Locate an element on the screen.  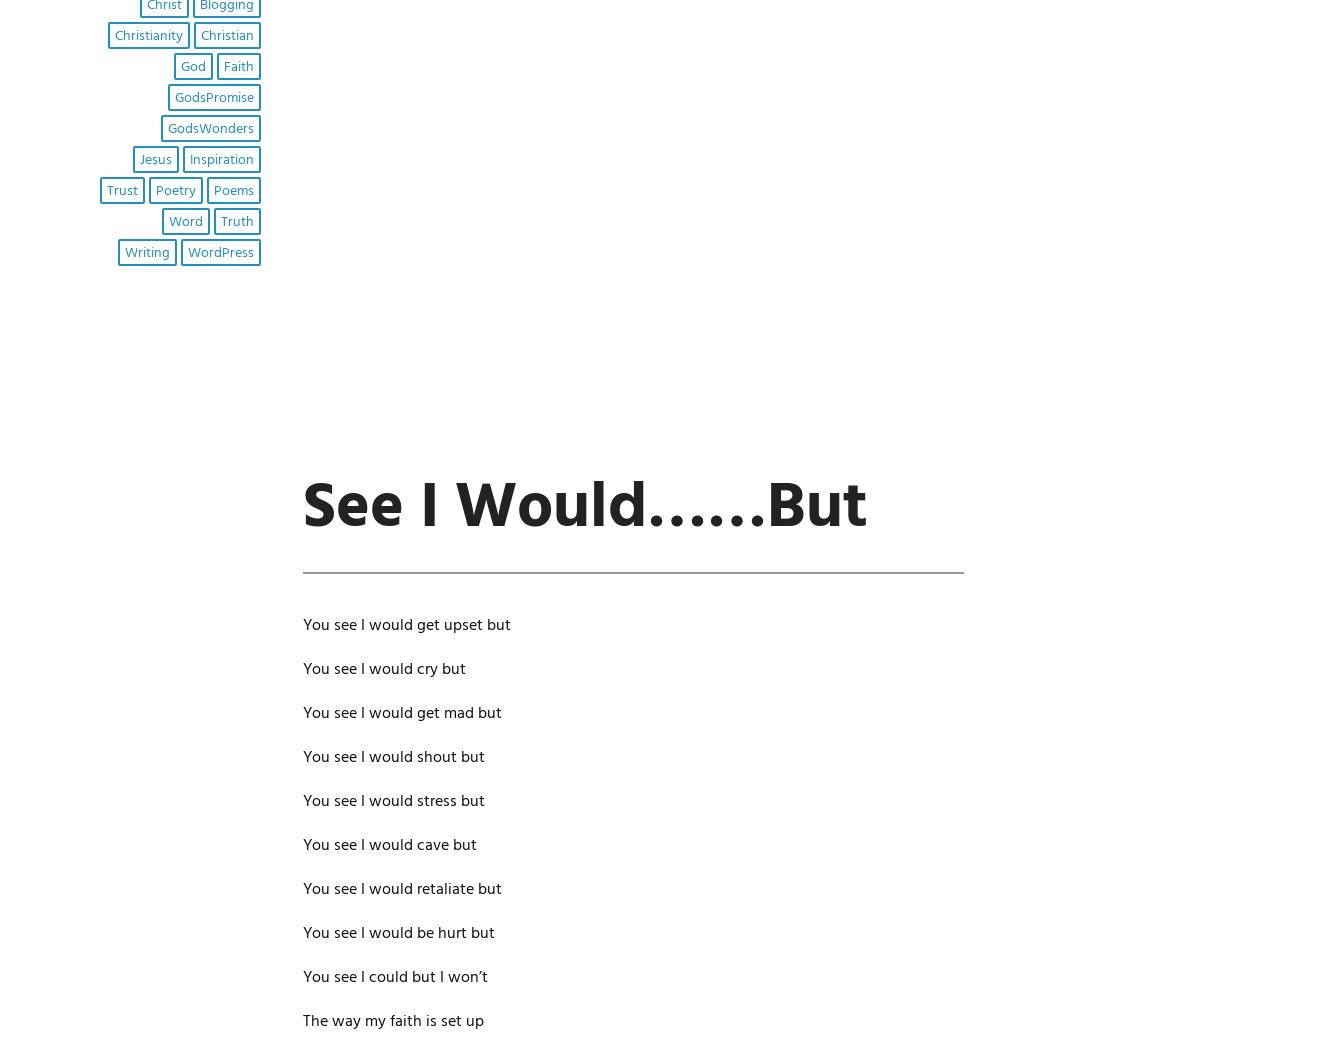
'Poems' is located at coordinates (212, 190).